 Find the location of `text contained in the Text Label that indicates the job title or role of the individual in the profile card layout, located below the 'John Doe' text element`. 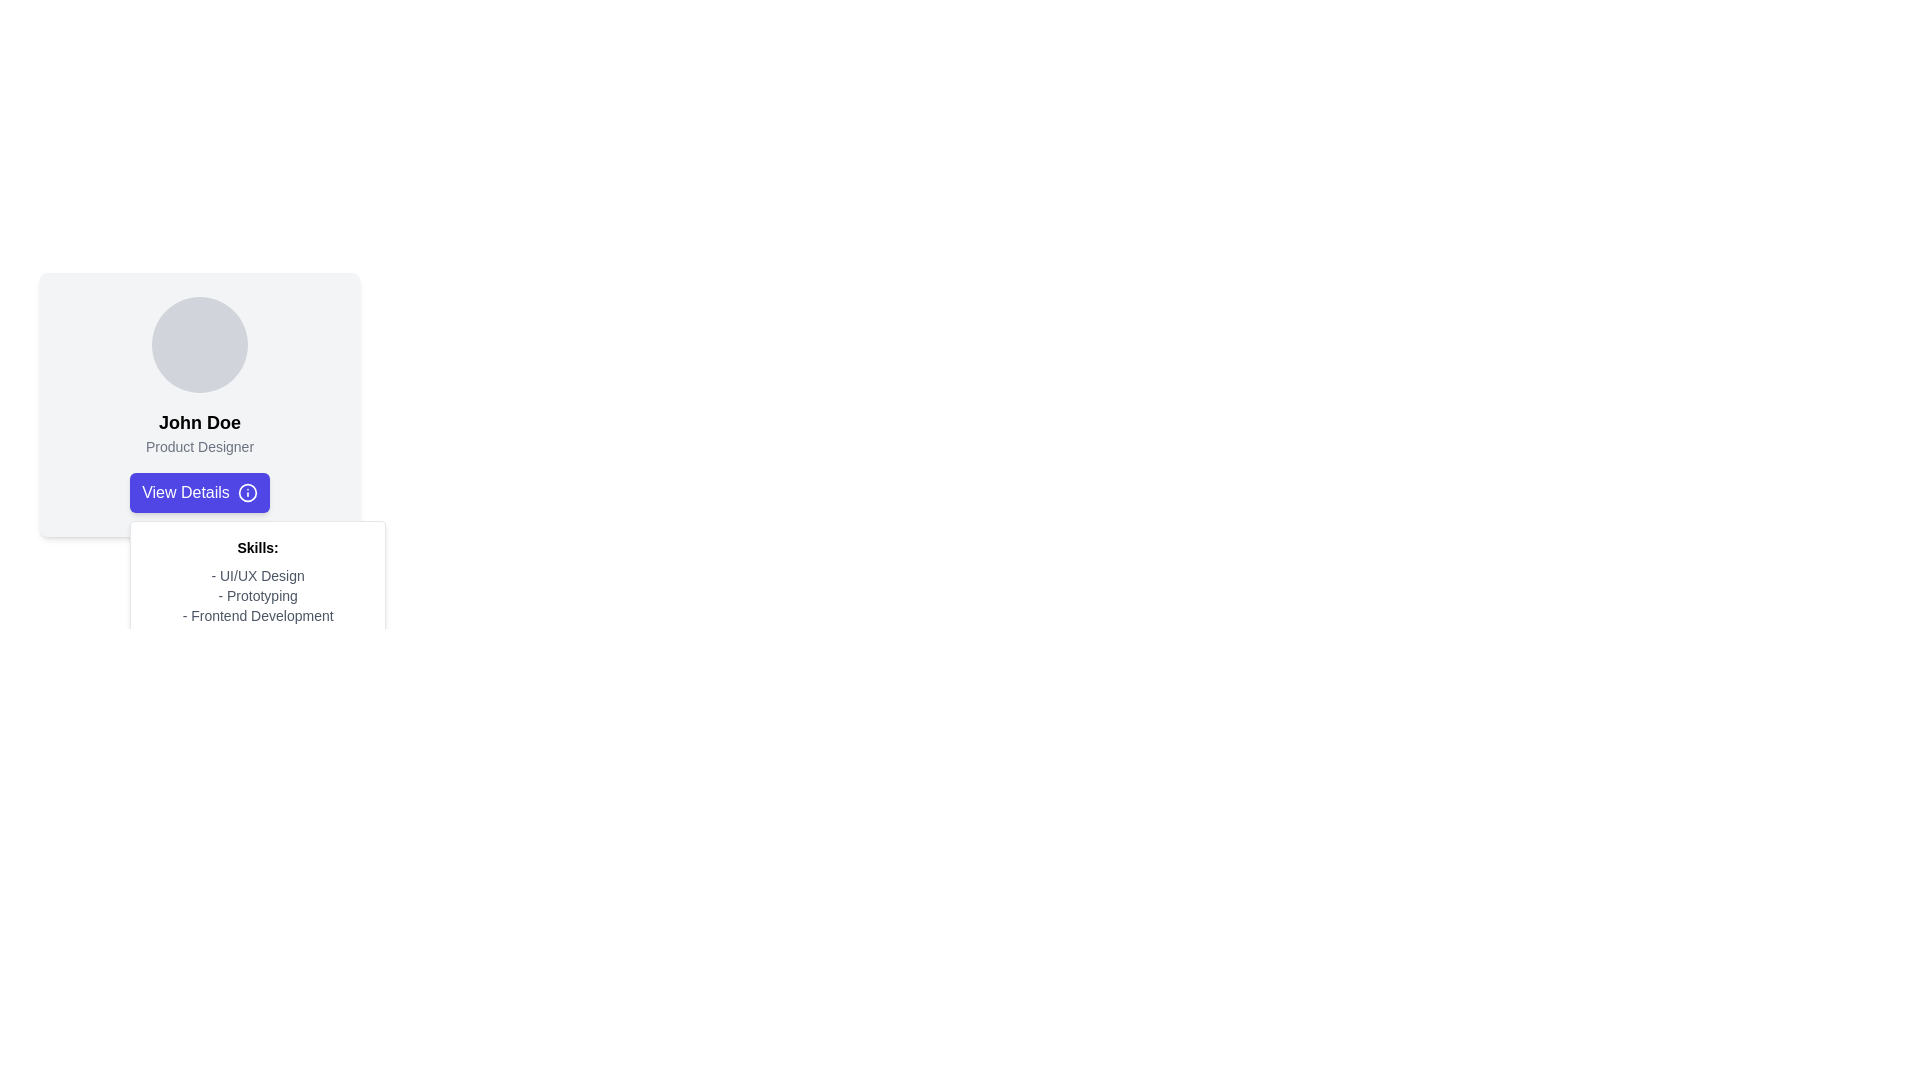

text contained in the Text Label that indicates the job title or role of the individual in the profile card layout, located below the 'John Doe' text element is located at coordinates (200, 446).